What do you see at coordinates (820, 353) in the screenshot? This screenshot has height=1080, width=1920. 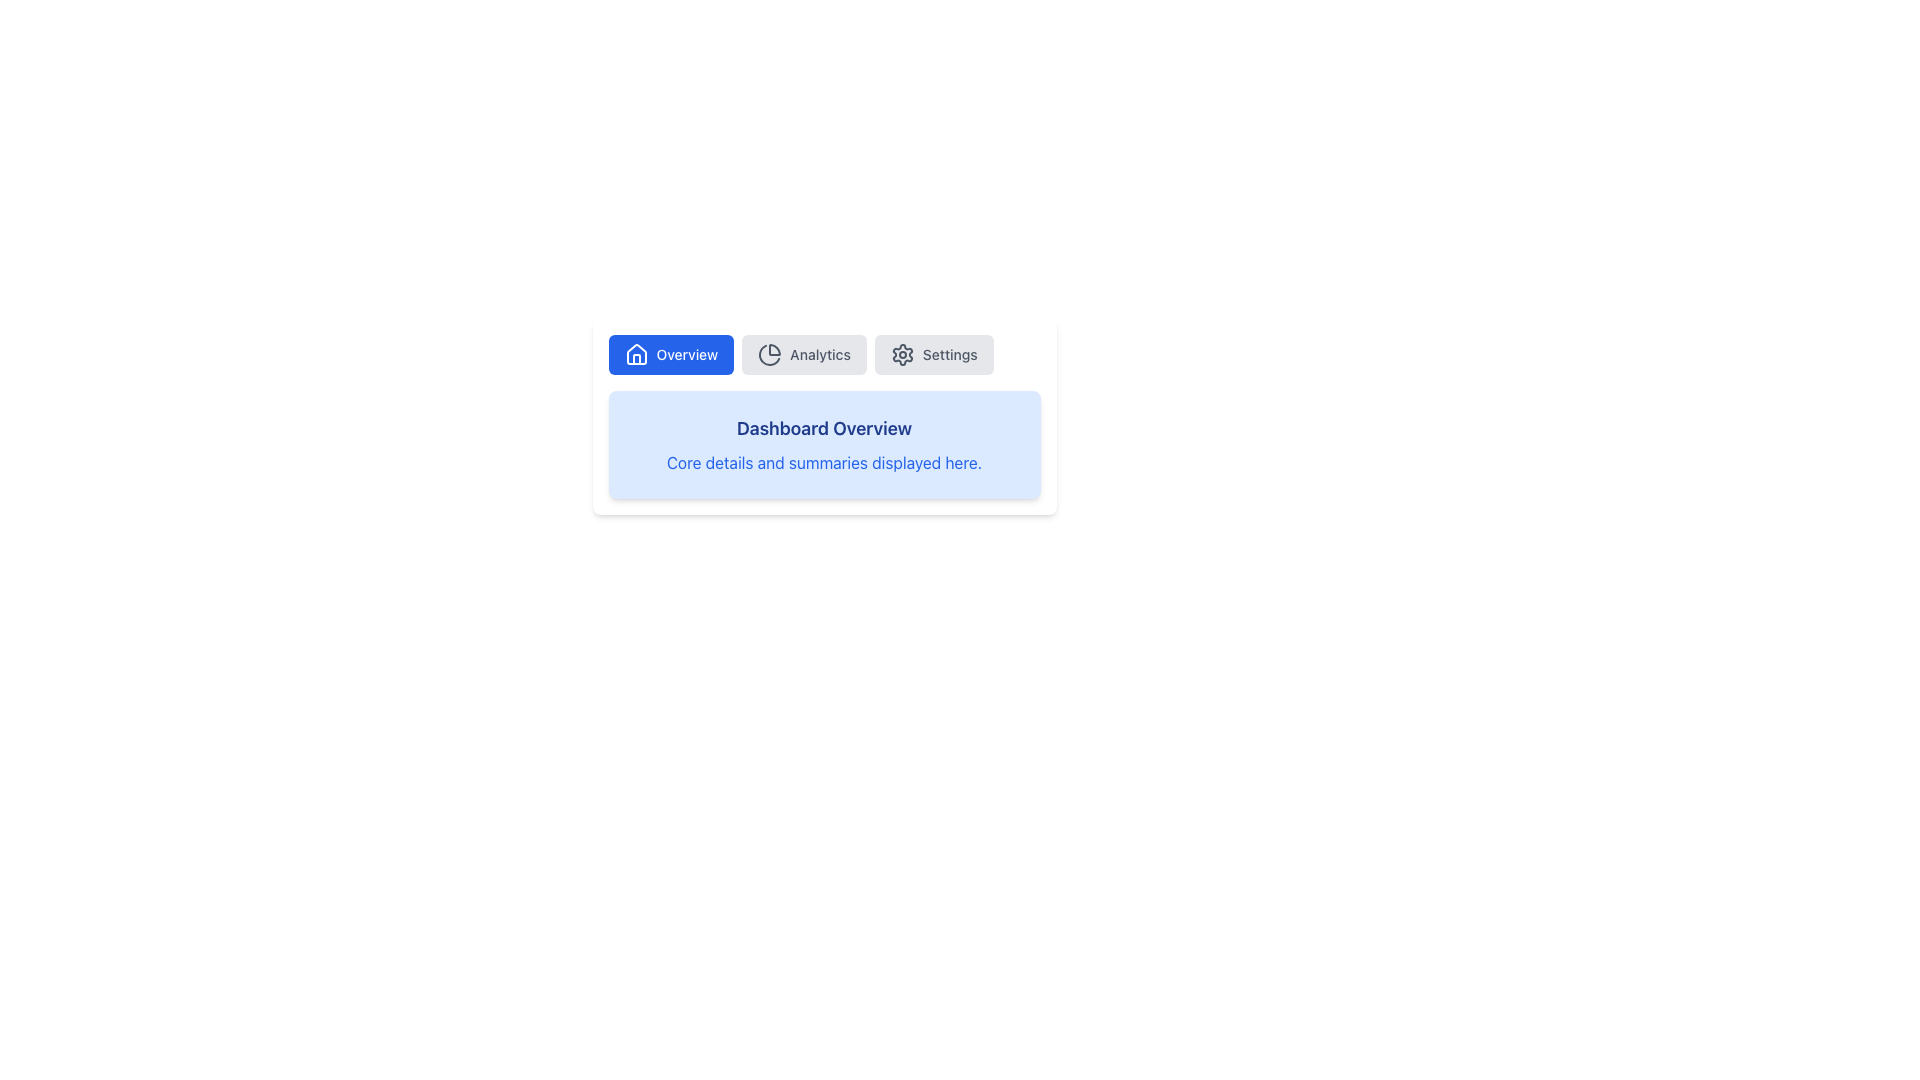 I see `the 'Analytics' text label which indicates the purpose of the adjacent button for navigation` at bounding box center [820, 353].